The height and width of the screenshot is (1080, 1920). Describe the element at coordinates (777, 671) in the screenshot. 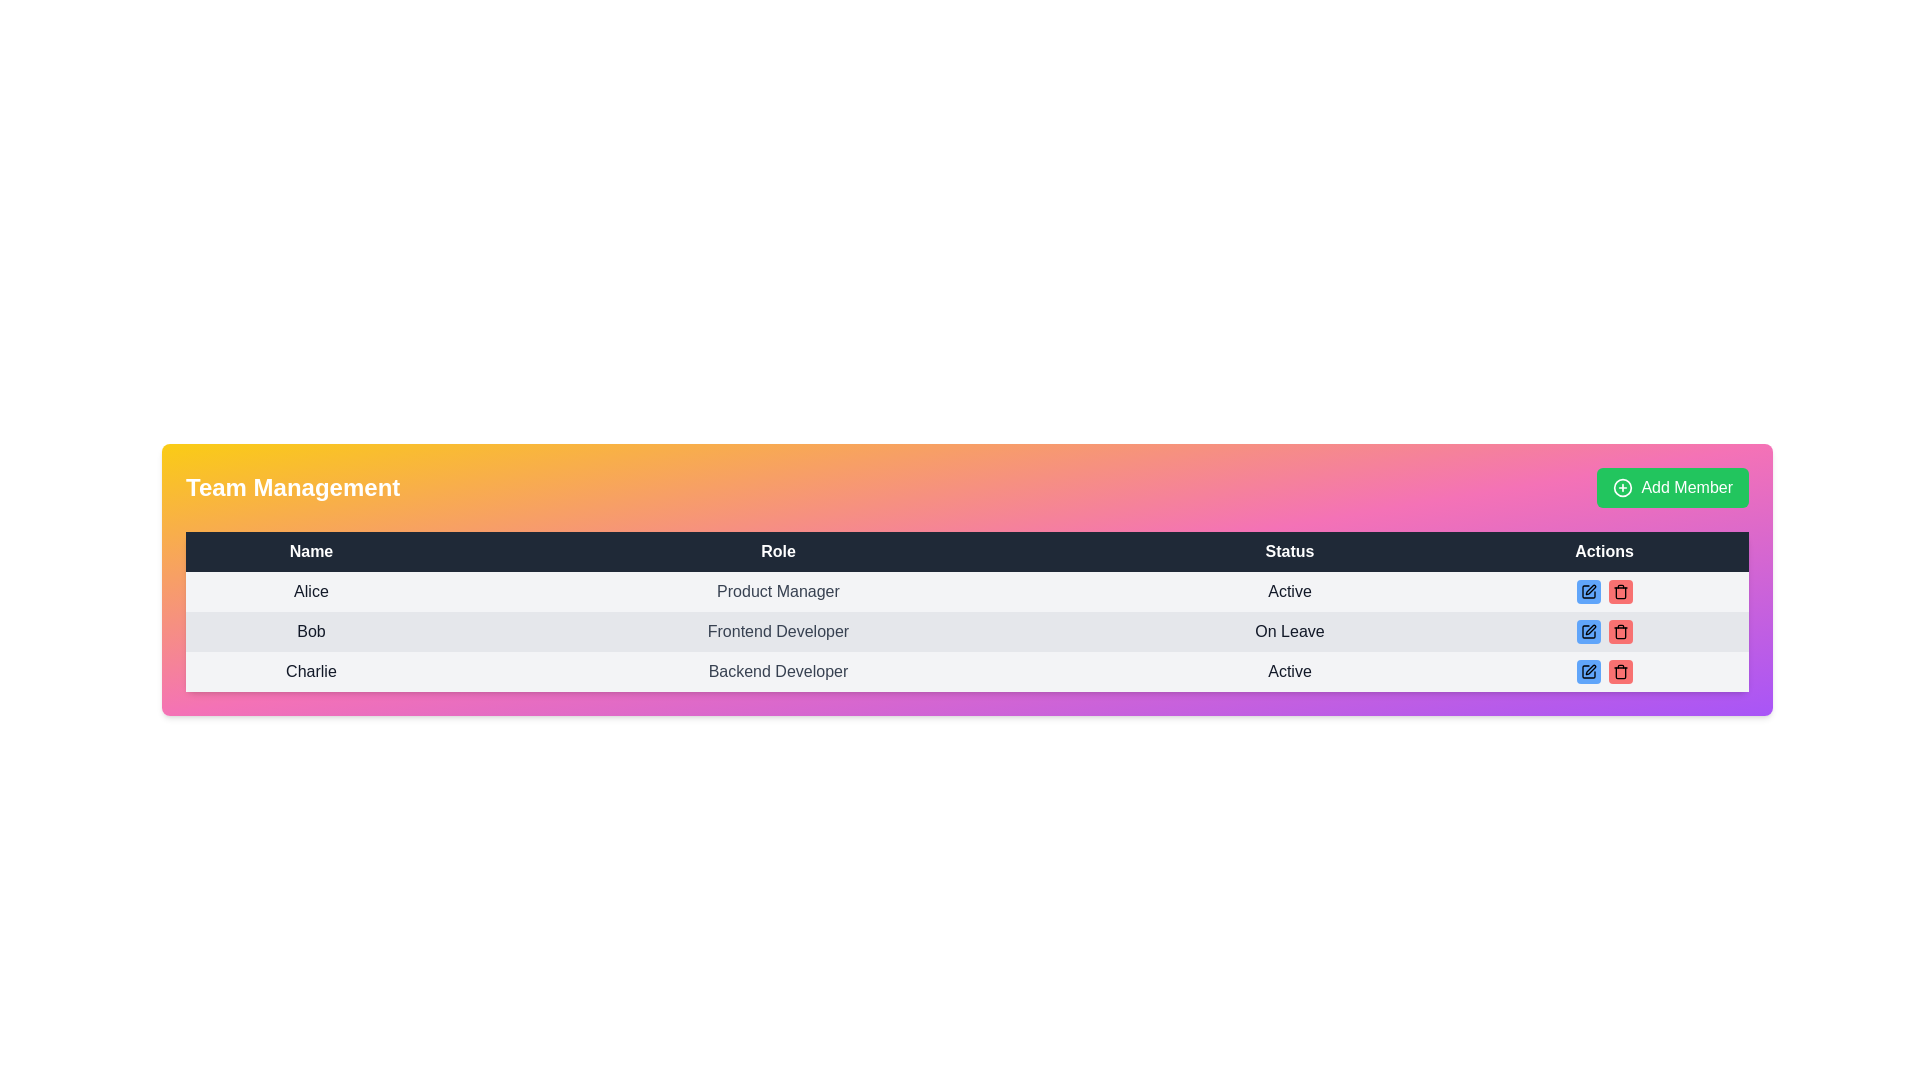

I see `the text label displaying the job role of user 'Charlie', indicating their position as 'Backend Developer', located in the third row of the table under the 'Role' column` at that location.